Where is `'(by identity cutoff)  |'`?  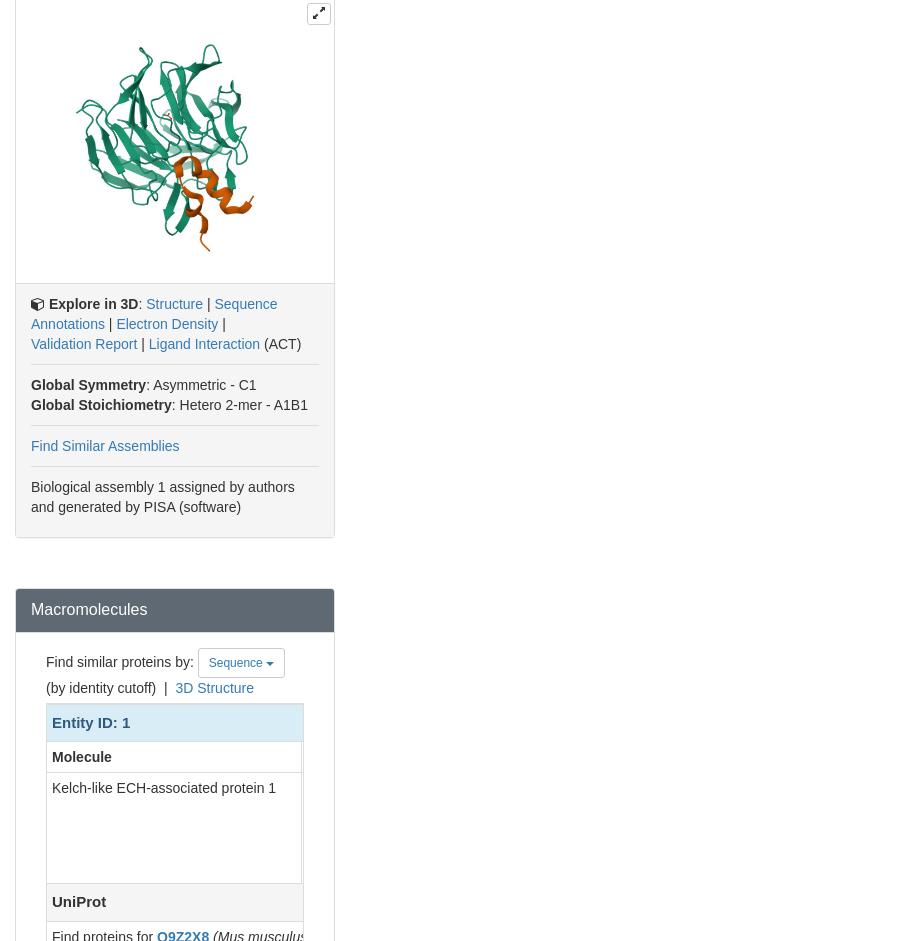
'(by identity cutoff)  |' is located at coordinates (109, 687).